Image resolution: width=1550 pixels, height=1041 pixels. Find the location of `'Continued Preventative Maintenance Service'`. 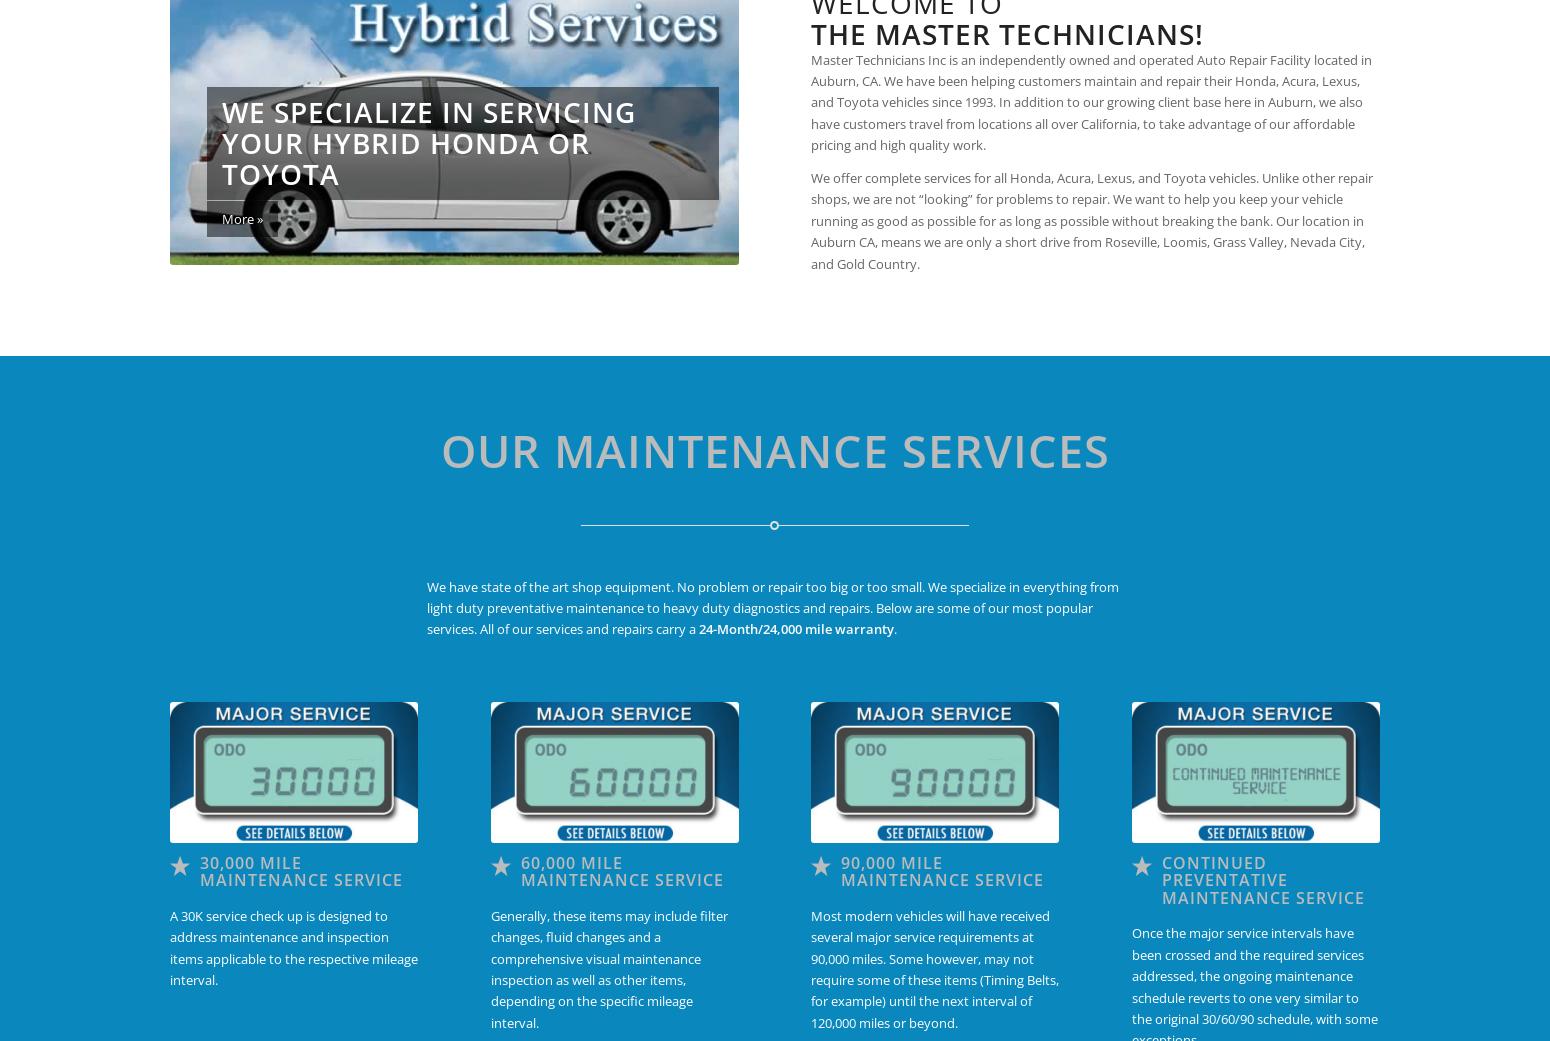

'Continued Preventative Maintenance Service' is located at coordinates (1261, 878).